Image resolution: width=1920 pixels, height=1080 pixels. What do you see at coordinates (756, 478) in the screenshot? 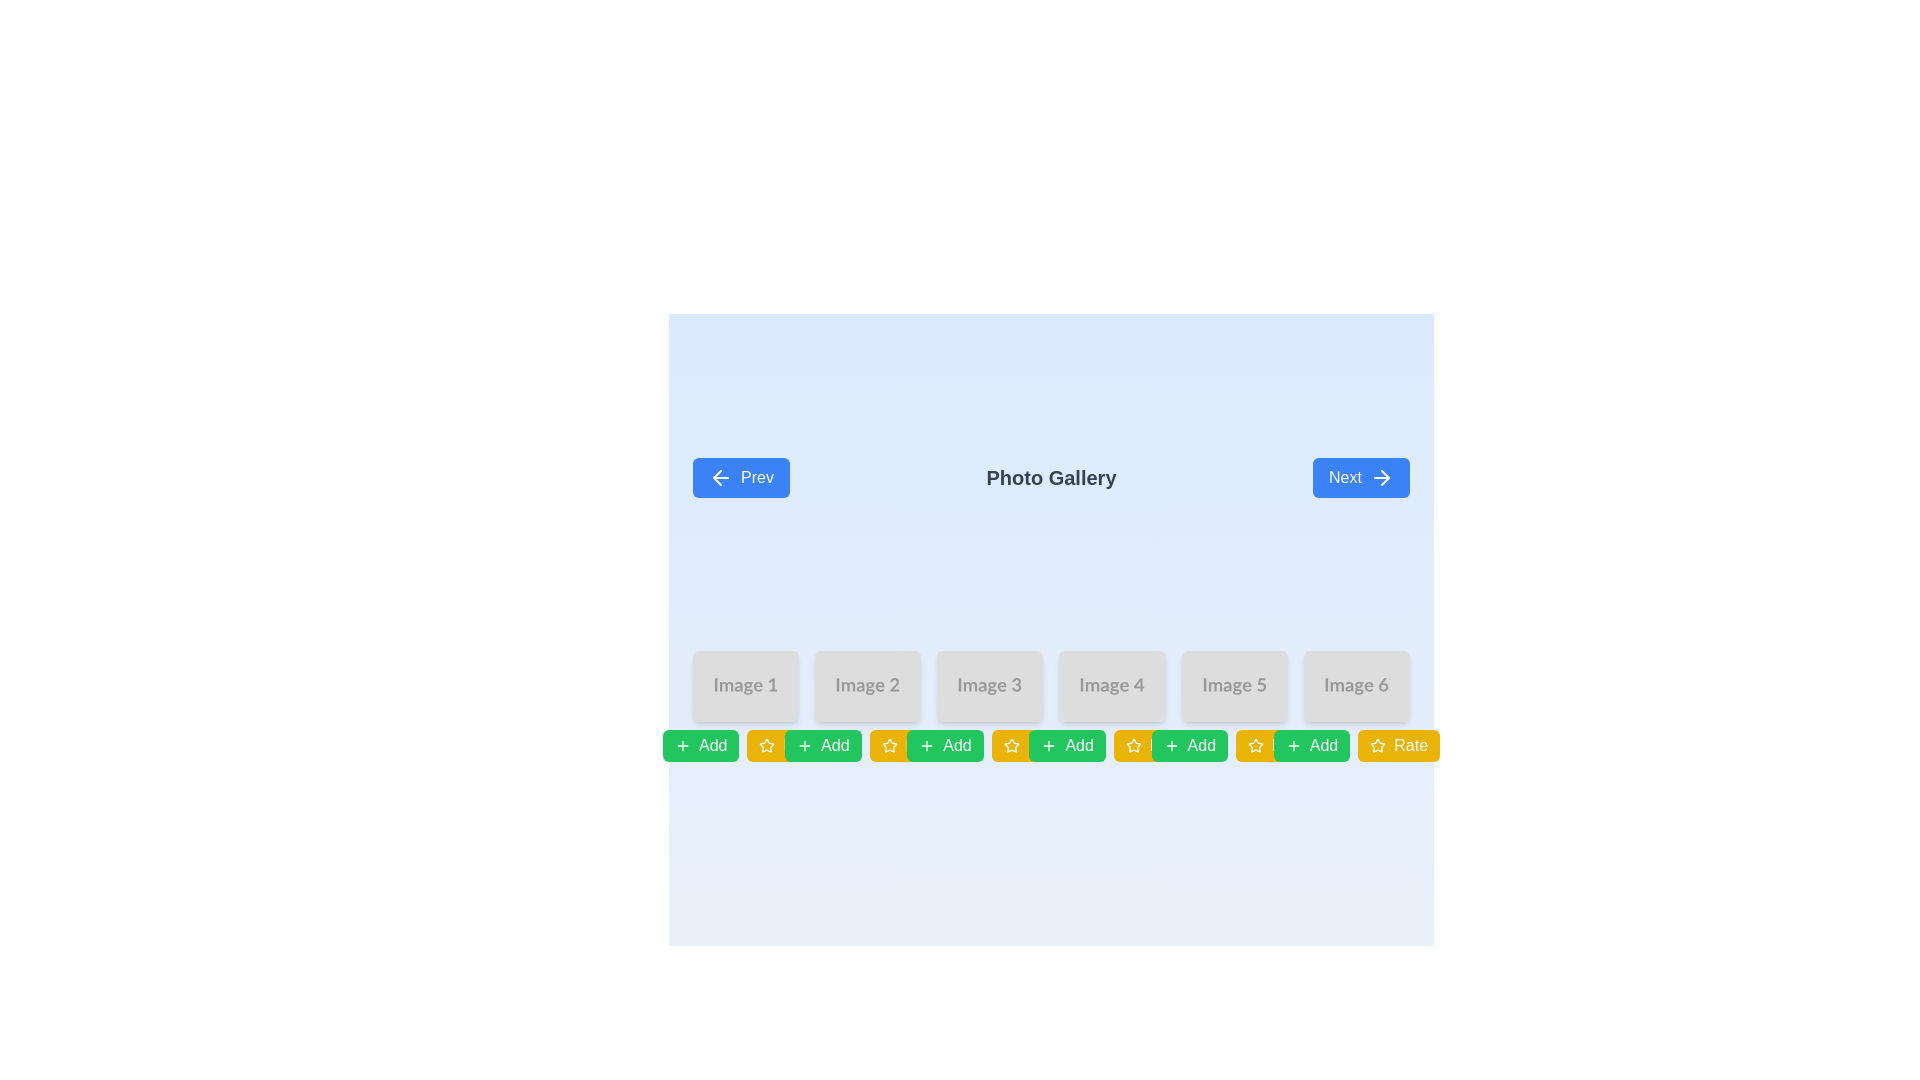
I see `the navigational button associated with the text label indicating the previous page, located in the top-left section of the interface` at bounding box center [756, 478].